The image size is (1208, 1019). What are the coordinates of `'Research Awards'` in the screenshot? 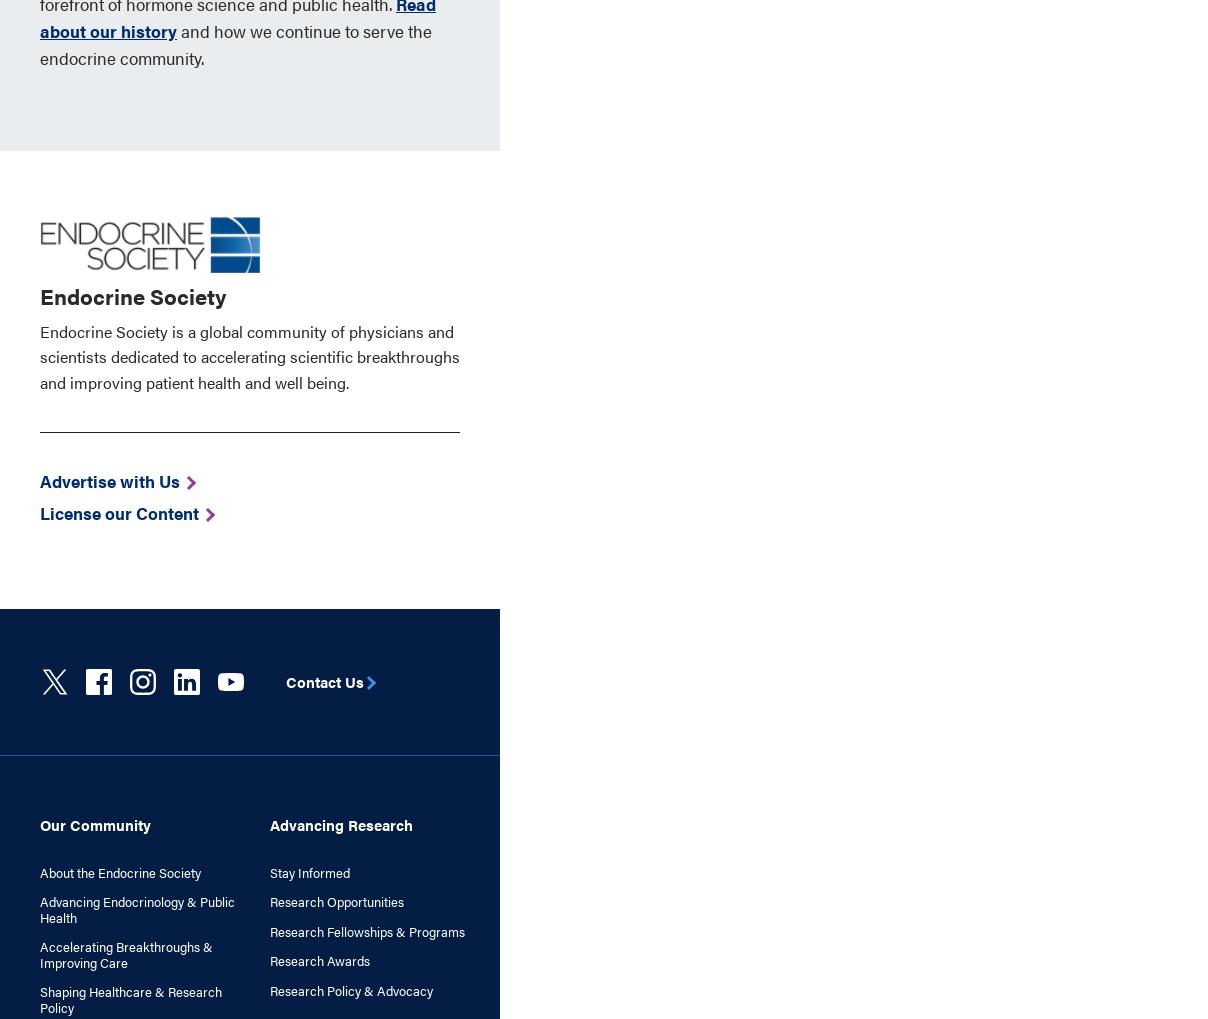 It's located at (318, 959).